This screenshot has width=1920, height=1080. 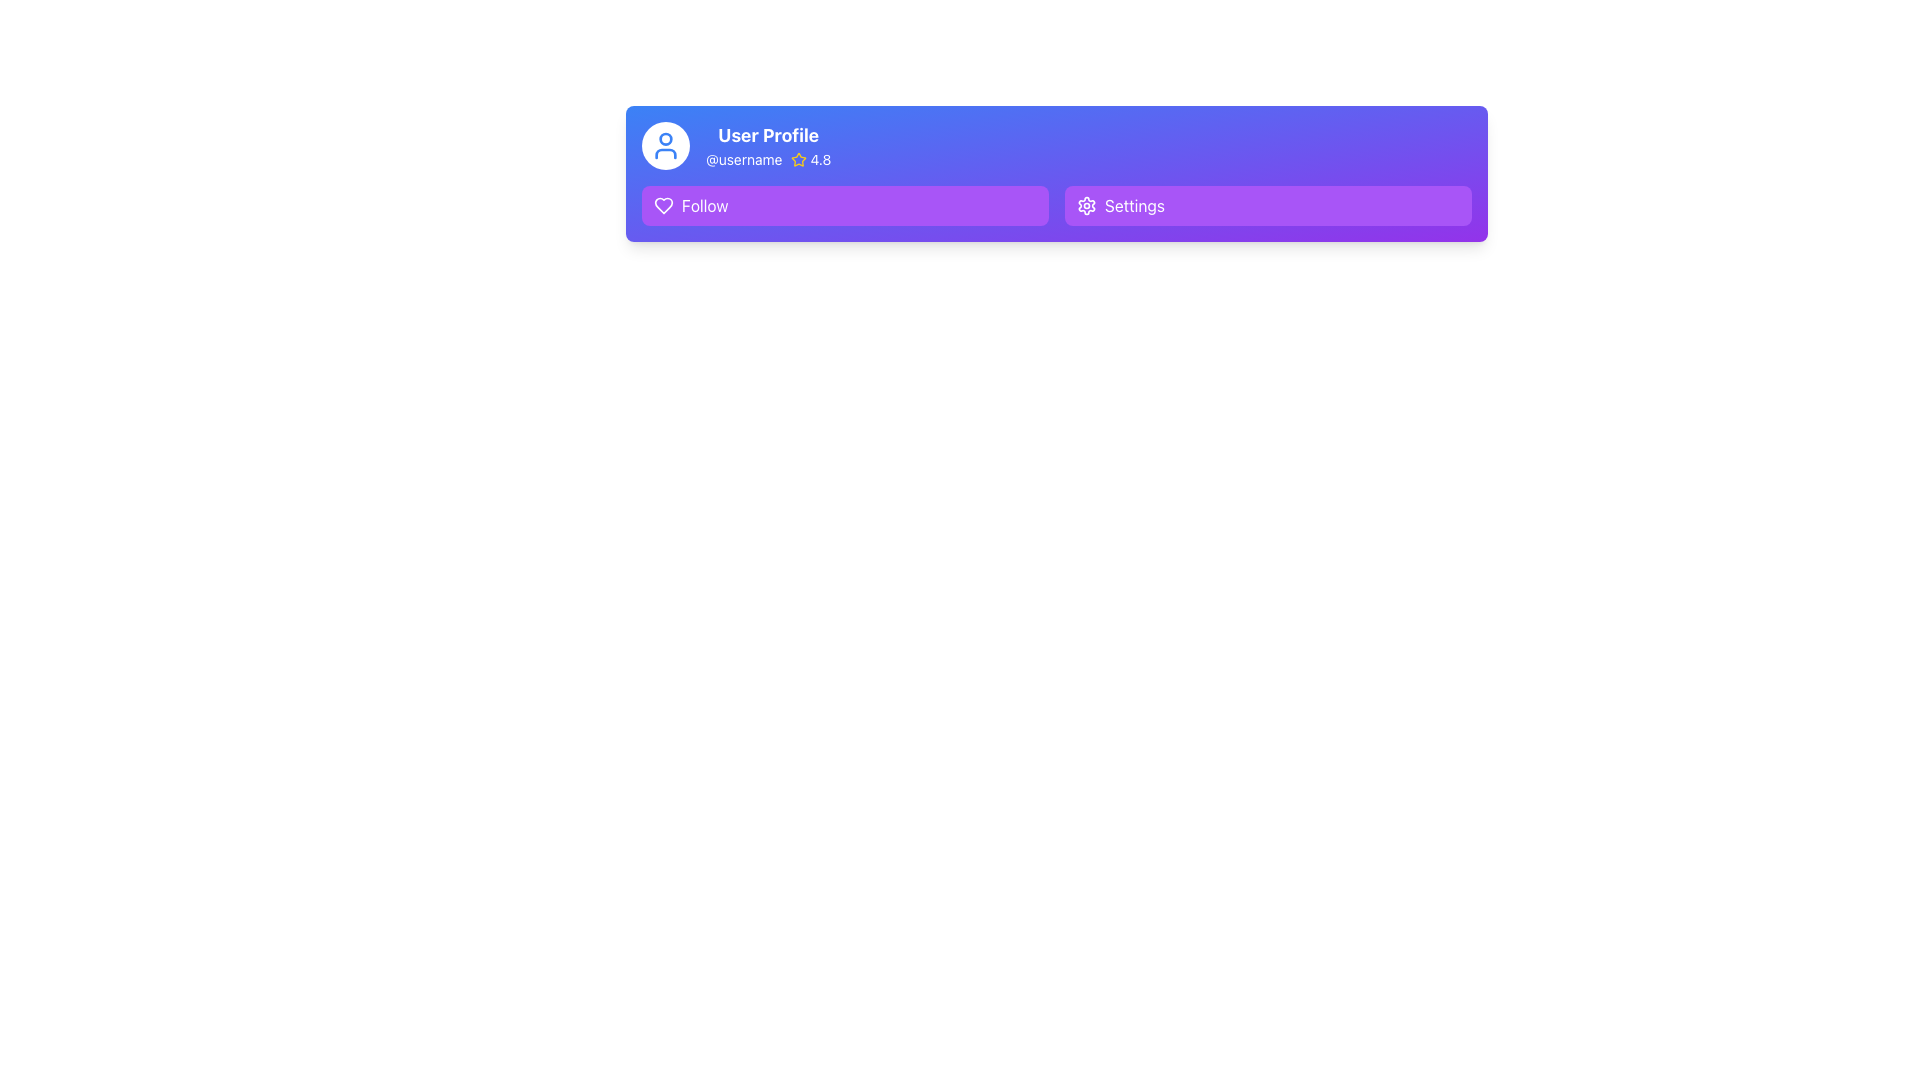 I want to click on the inner detailing of the gear shape inside the settings button located on the header bar to the right of the 'Follow' button, so click(x=1085, y=205).